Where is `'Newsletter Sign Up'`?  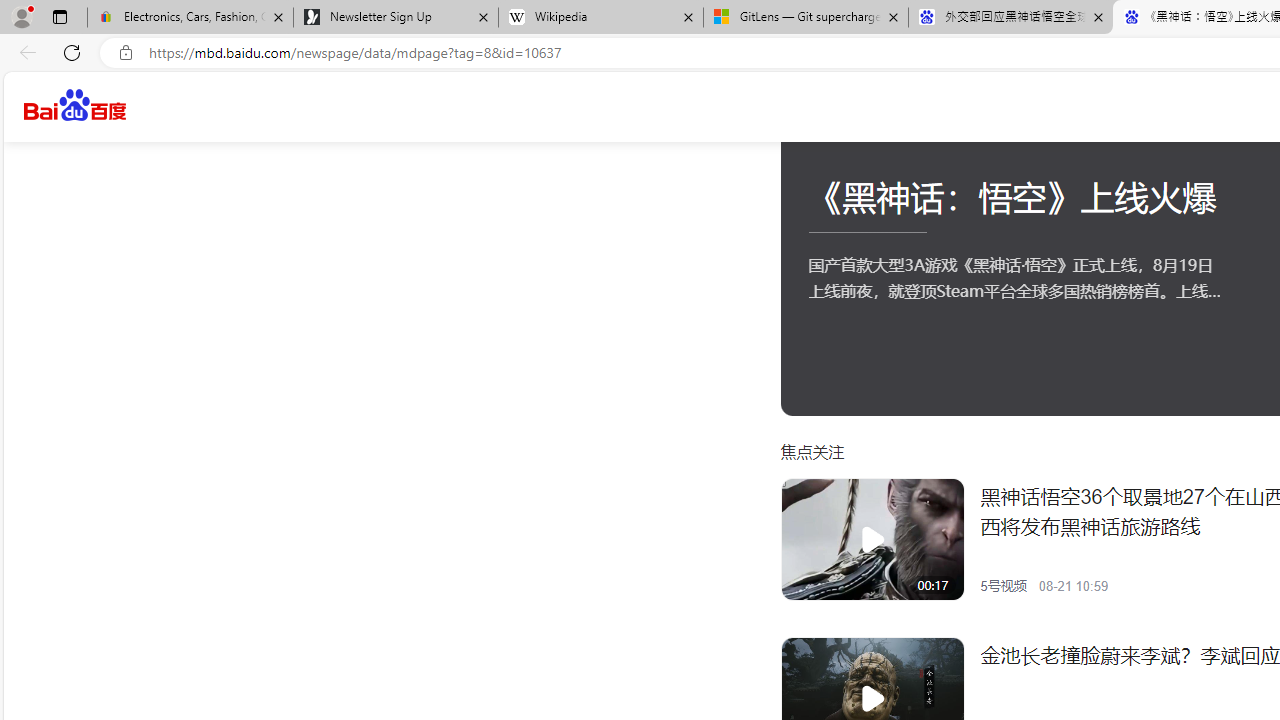
'Newsletter Sign Up' is located at coordinates (396, 17).